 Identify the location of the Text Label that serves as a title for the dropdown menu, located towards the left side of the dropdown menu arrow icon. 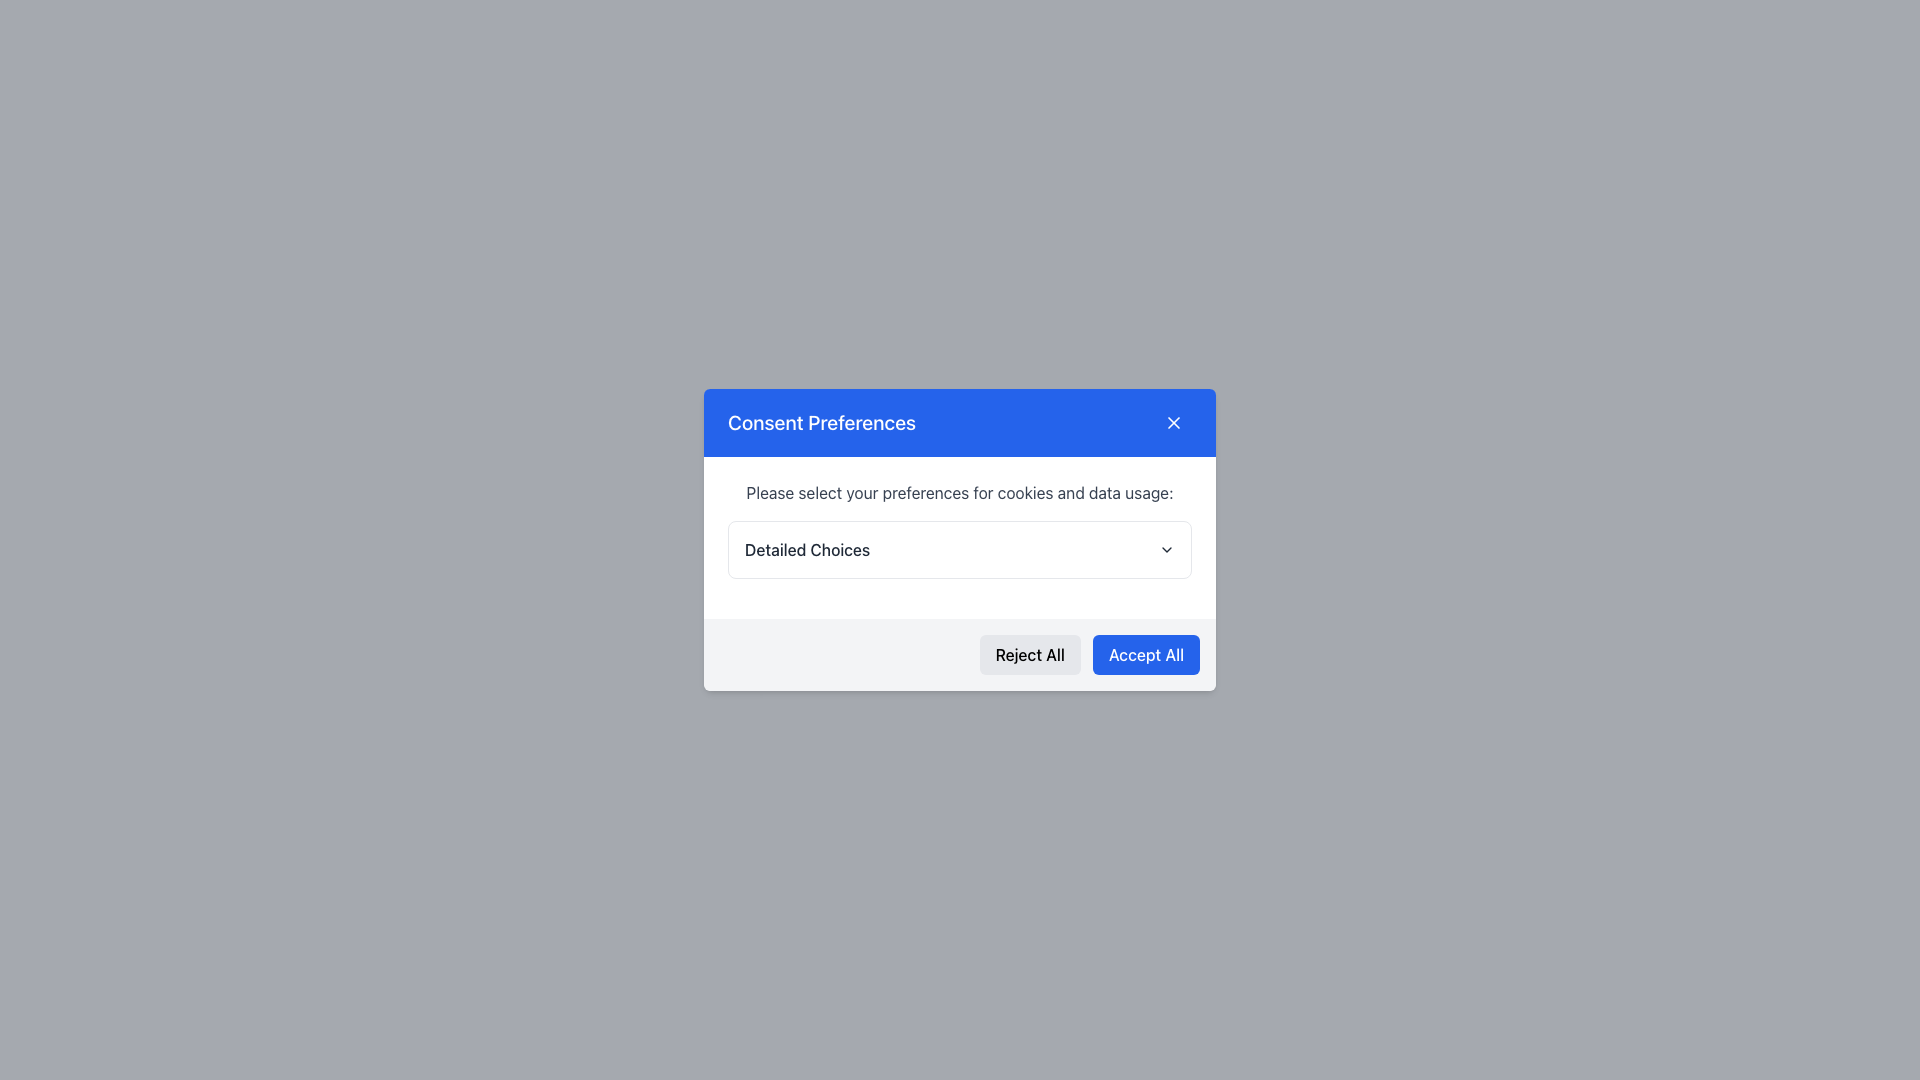
(807, 550).